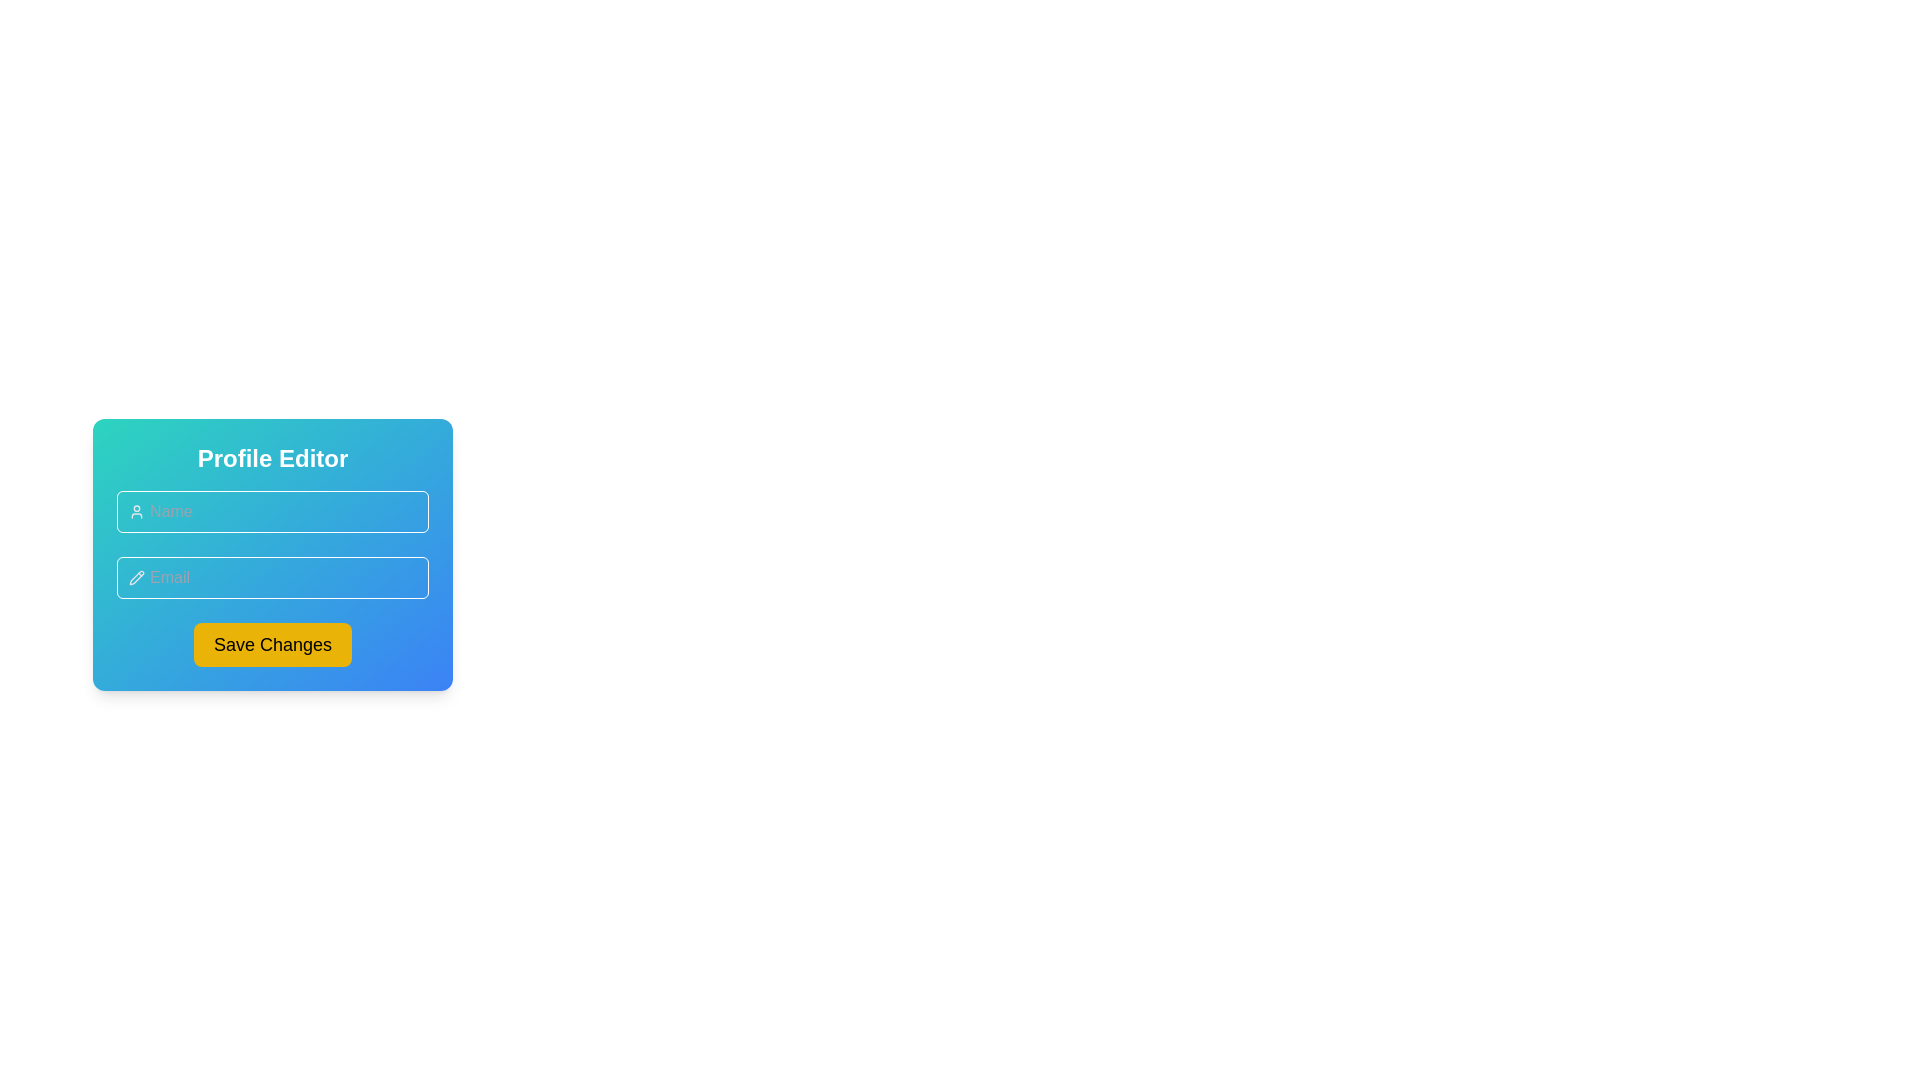 This screenshot has width=1920, height=1080. What do you see at coordinates (136, 511) in the screenshot?
I see `the SVG Icon that indicates the input field for entering a user's name, positioned to the left of the Name label input field` at bounding box center [136, 511].